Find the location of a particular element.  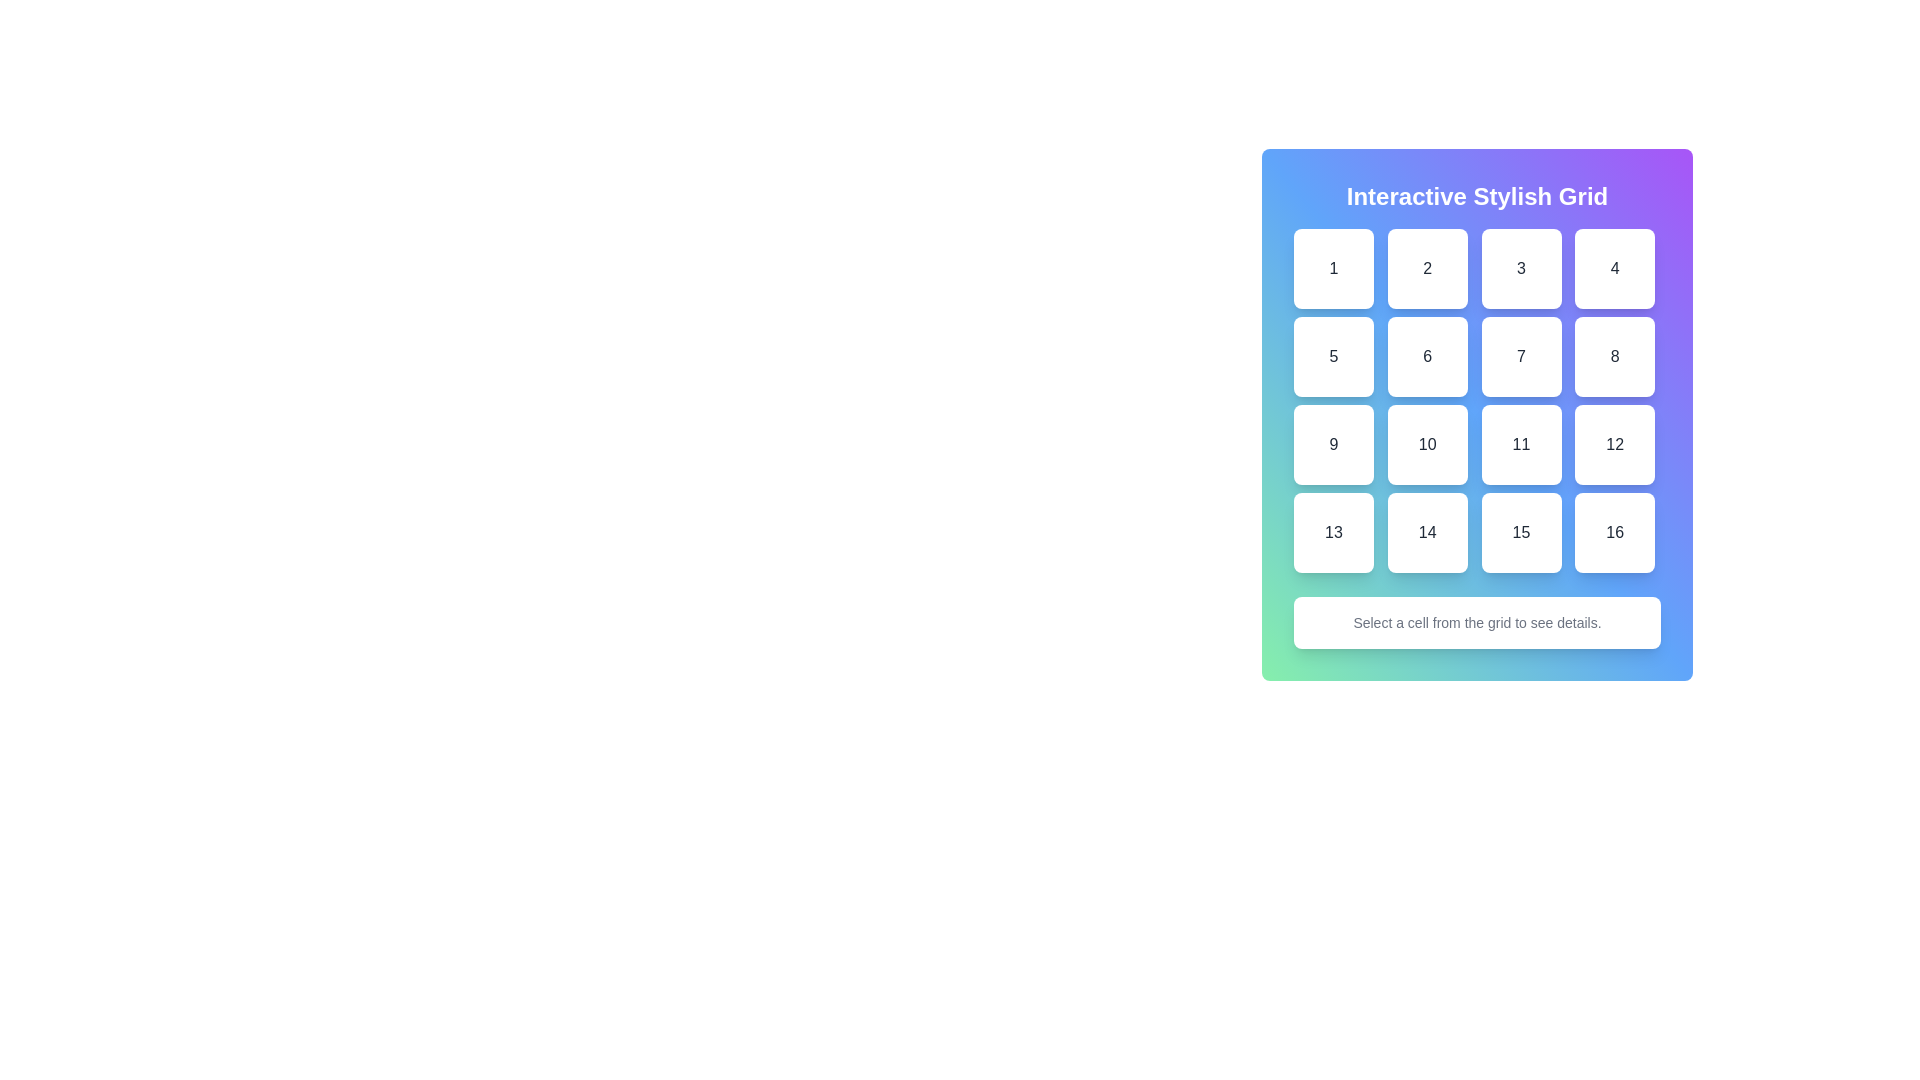

the selectable cell located in the fourth row and second column of the grid is located at coordinates (1426, 531).